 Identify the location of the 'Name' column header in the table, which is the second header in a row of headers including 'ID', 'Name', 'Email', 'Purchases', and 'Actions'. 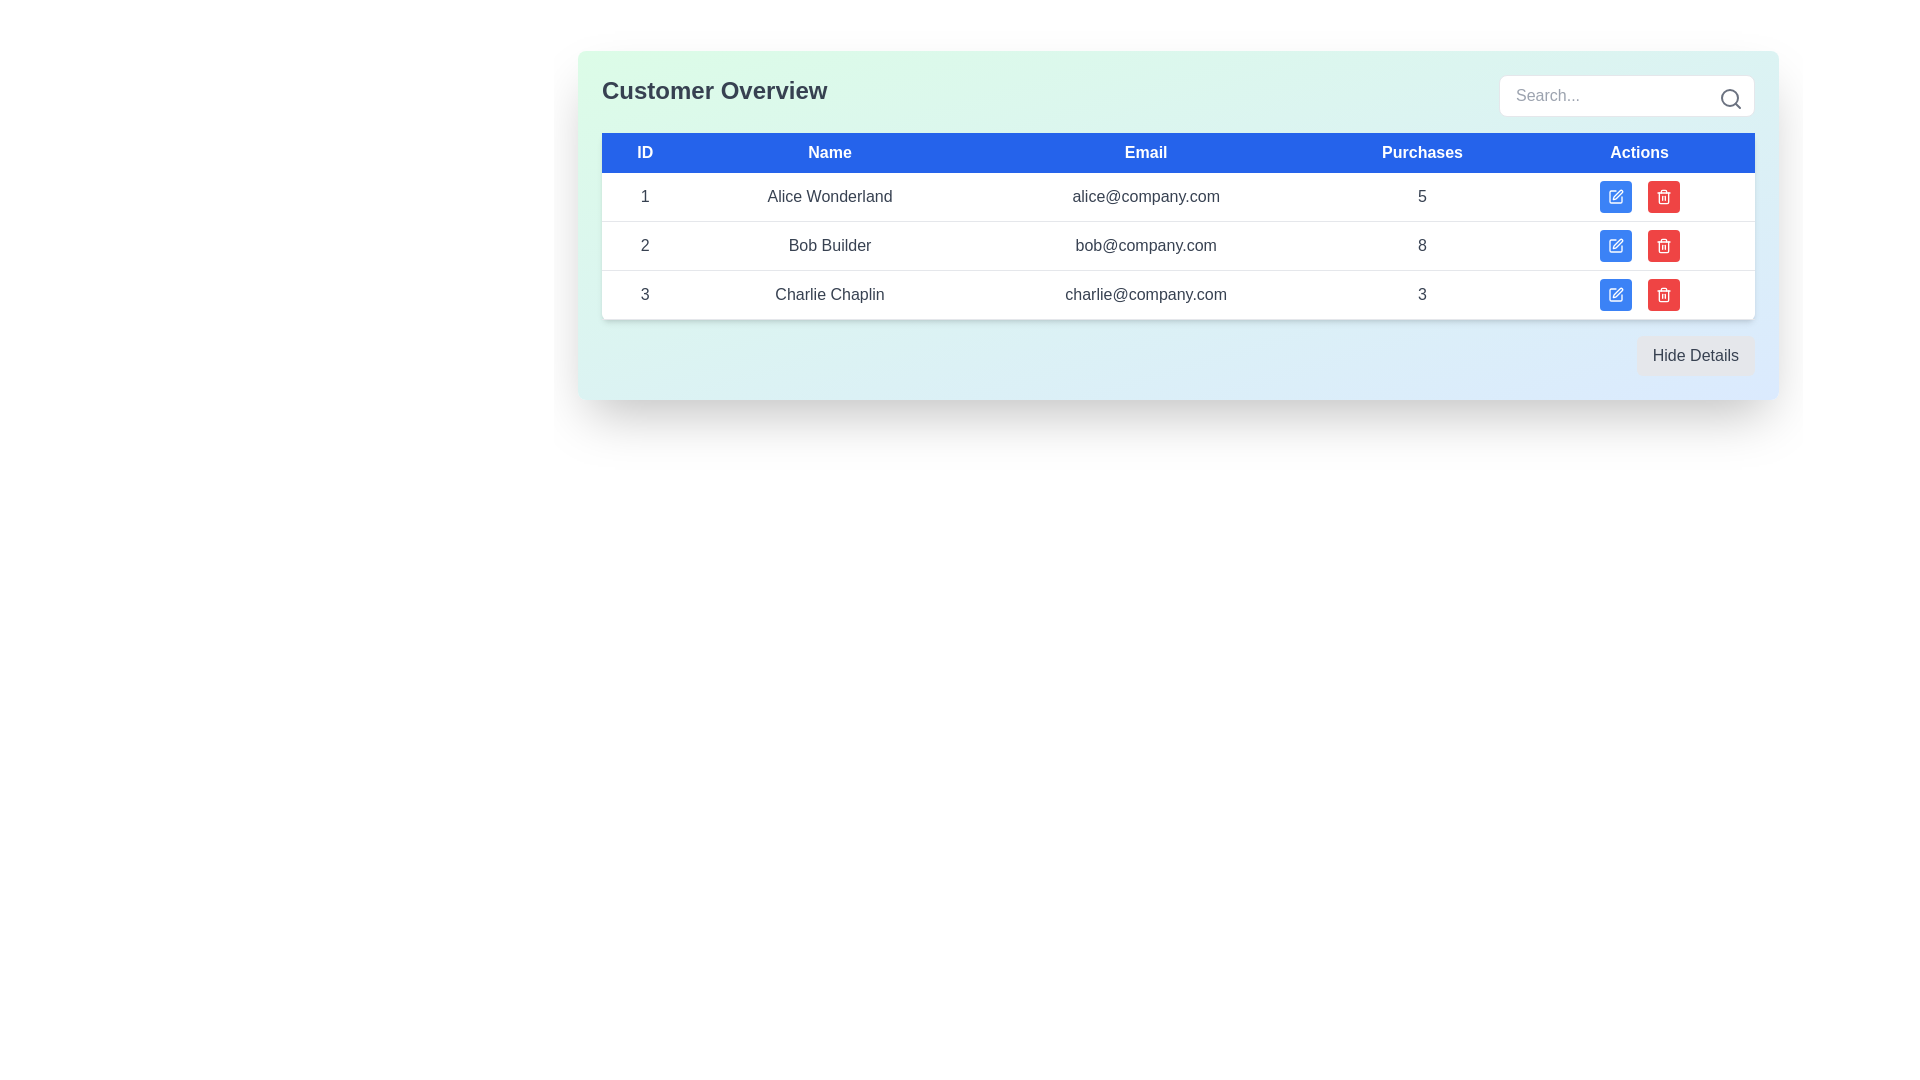
(830, 152).